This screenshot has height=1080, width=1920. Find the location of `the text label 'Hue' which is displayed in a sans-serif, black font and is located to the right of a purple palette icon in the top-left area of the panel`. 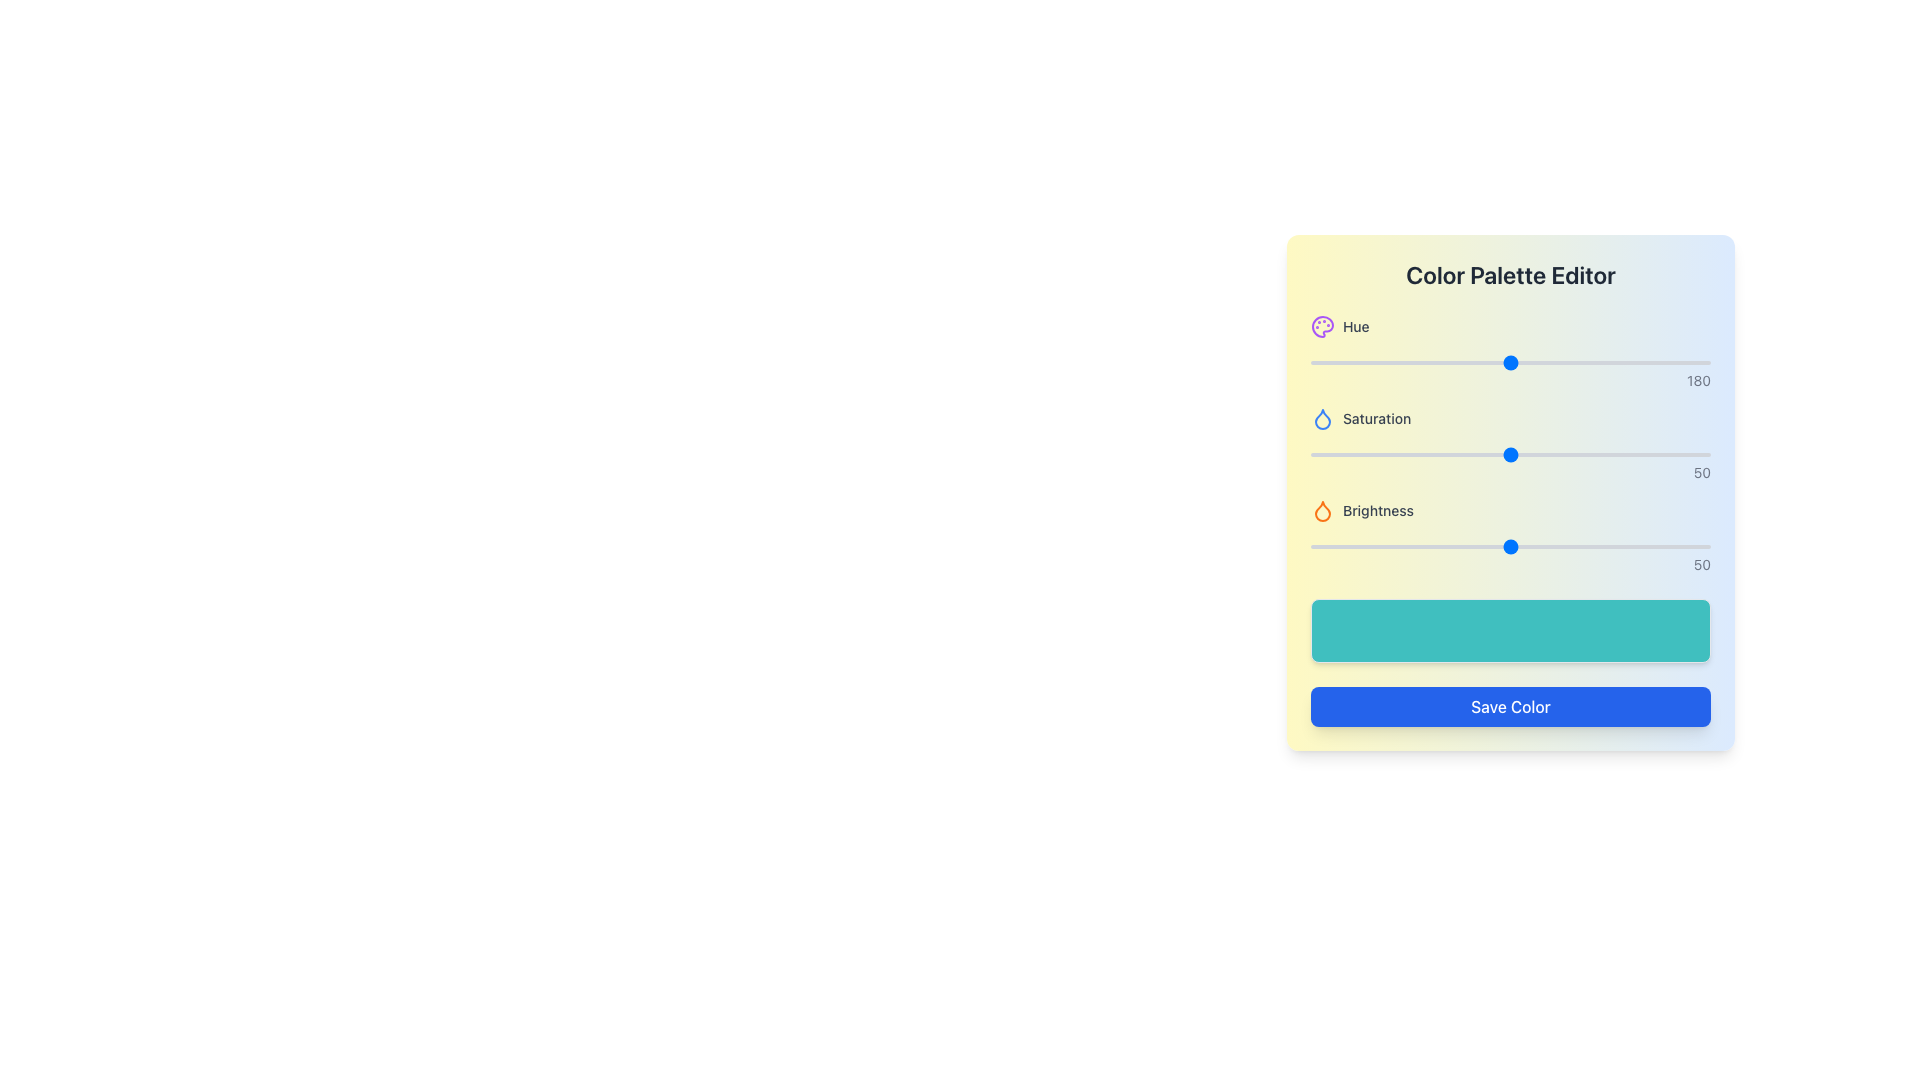

the text label 'Hue' which is displayed in a sans-serif, black font and is located to the right of a purple palette icon in the top-left area of the panel is located at coordinates (1356, 326).